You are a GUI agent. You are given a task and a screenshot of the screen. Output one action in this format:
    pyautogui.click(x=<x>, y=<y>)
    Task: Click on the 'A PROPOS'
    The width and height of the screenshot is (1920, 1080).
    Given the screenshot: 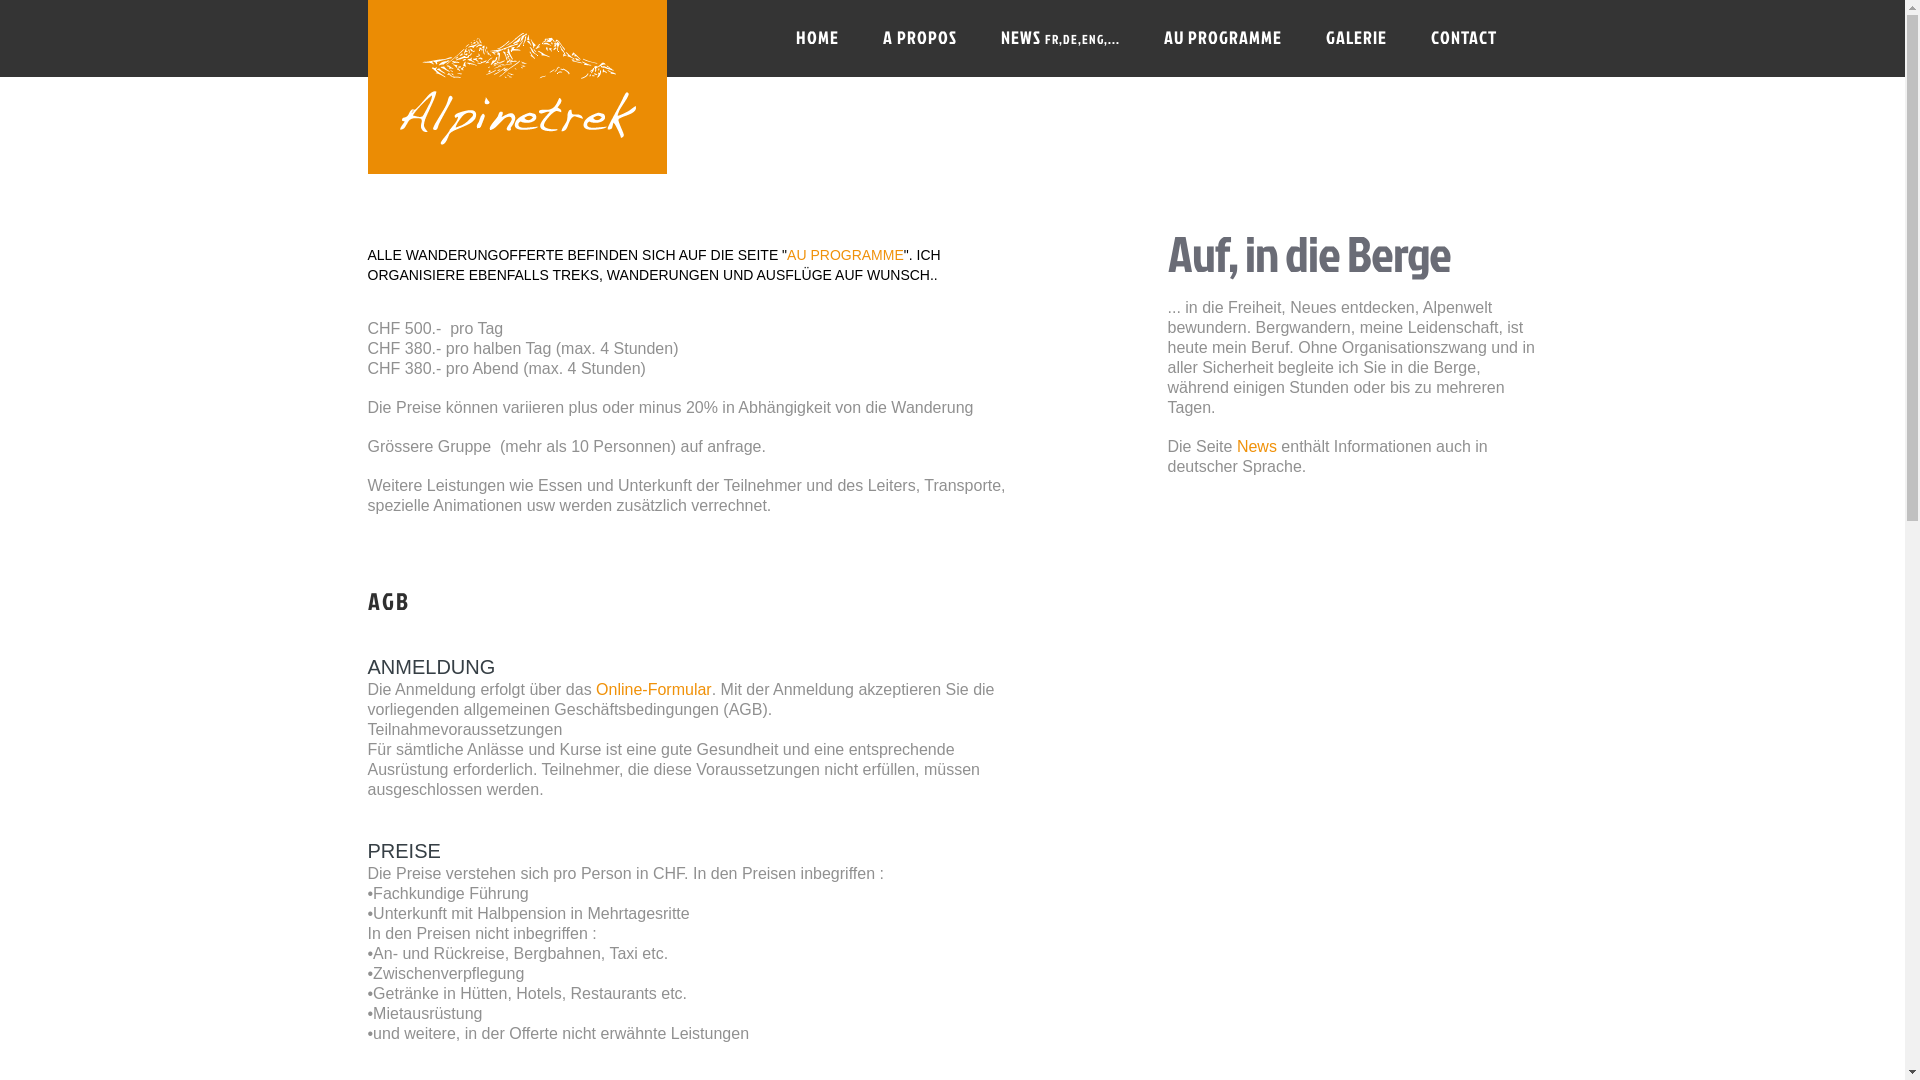 What is the action you would take?
    pyautogui.click(x=917, y=38)
    